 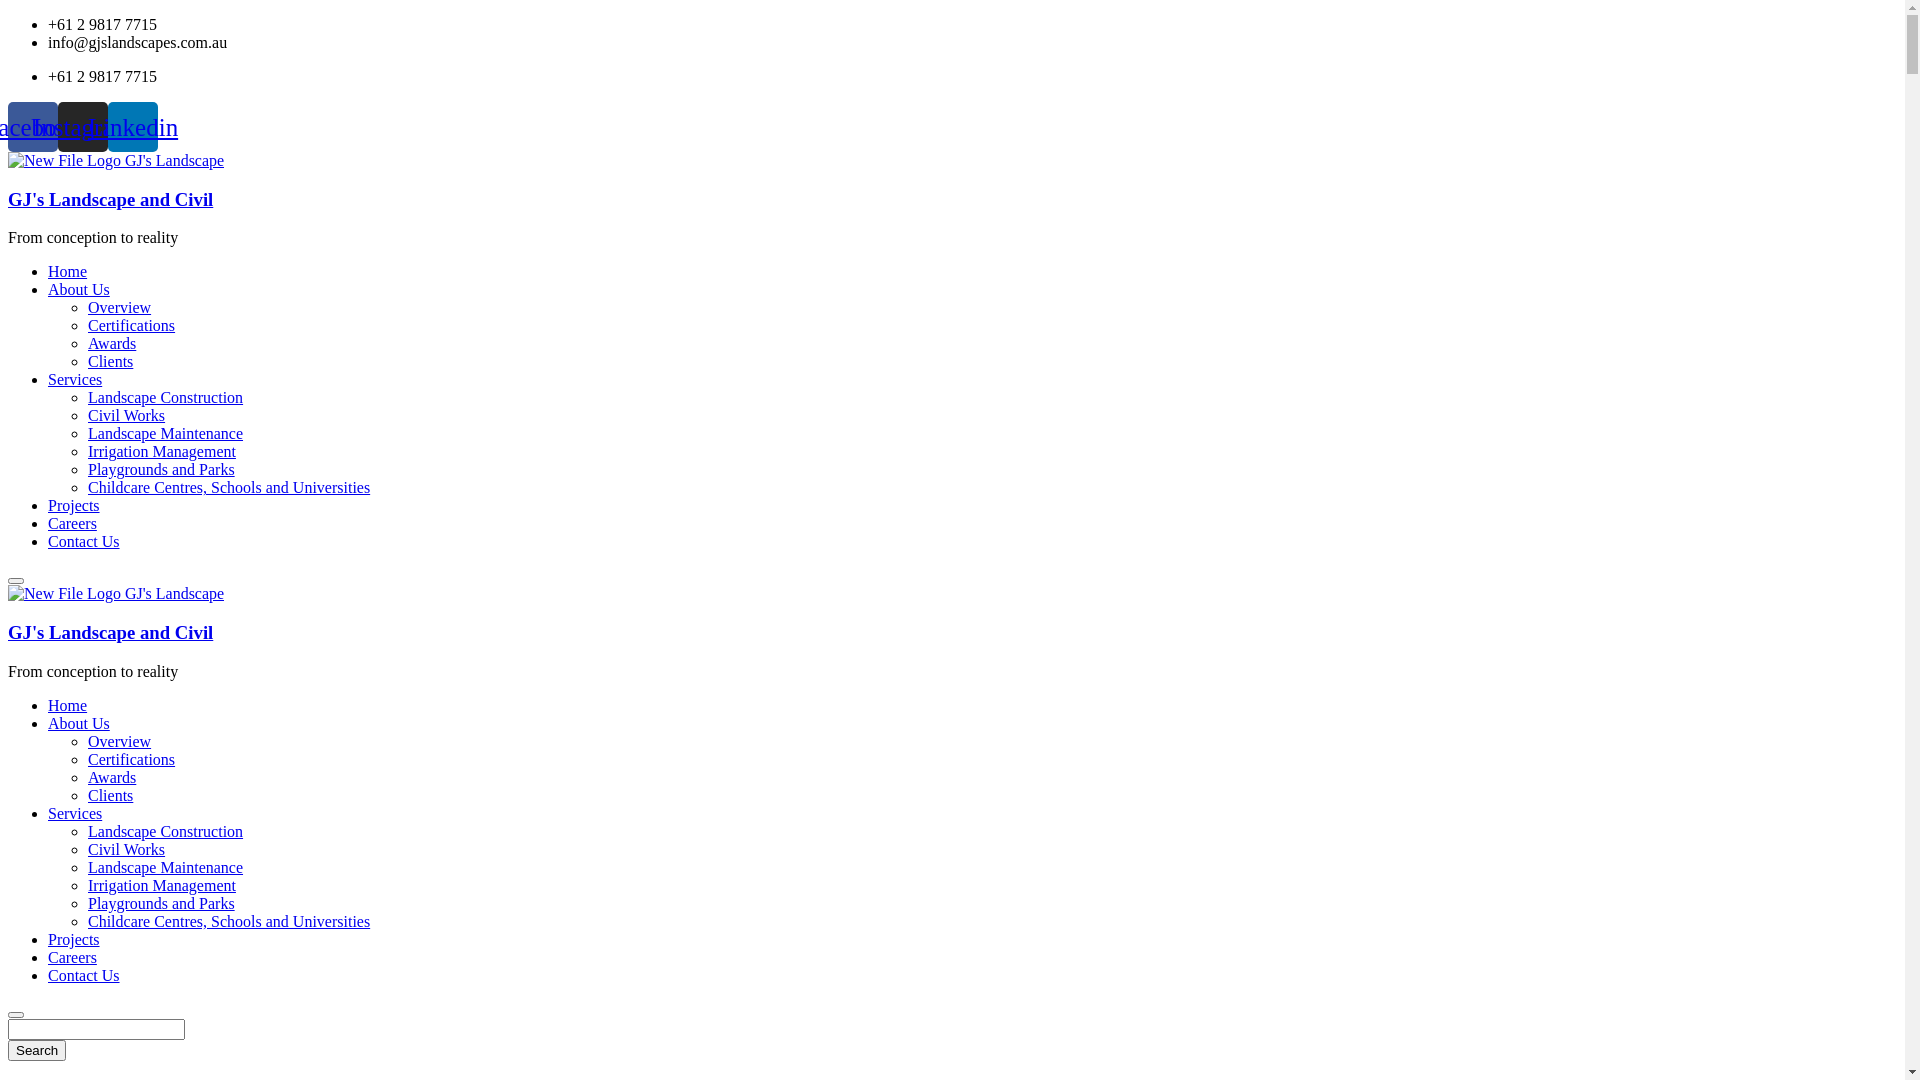 What do you see at coordinates (162, 451) in the screenshot?
I see `'Irrigation Management'` at bounding box center [162, 451].